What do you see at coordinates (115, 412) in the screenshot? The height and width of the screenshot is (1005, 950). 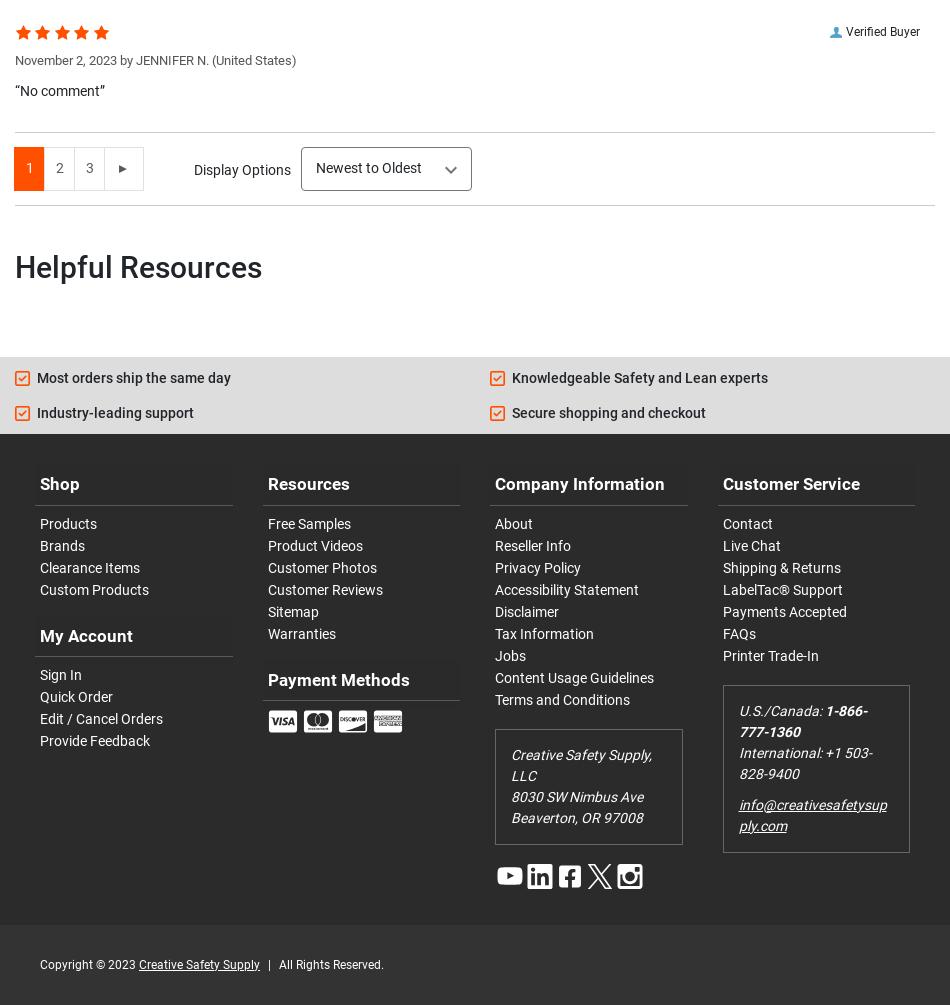 I see `'Industry-leading support'` at bounding box center [115, 412].